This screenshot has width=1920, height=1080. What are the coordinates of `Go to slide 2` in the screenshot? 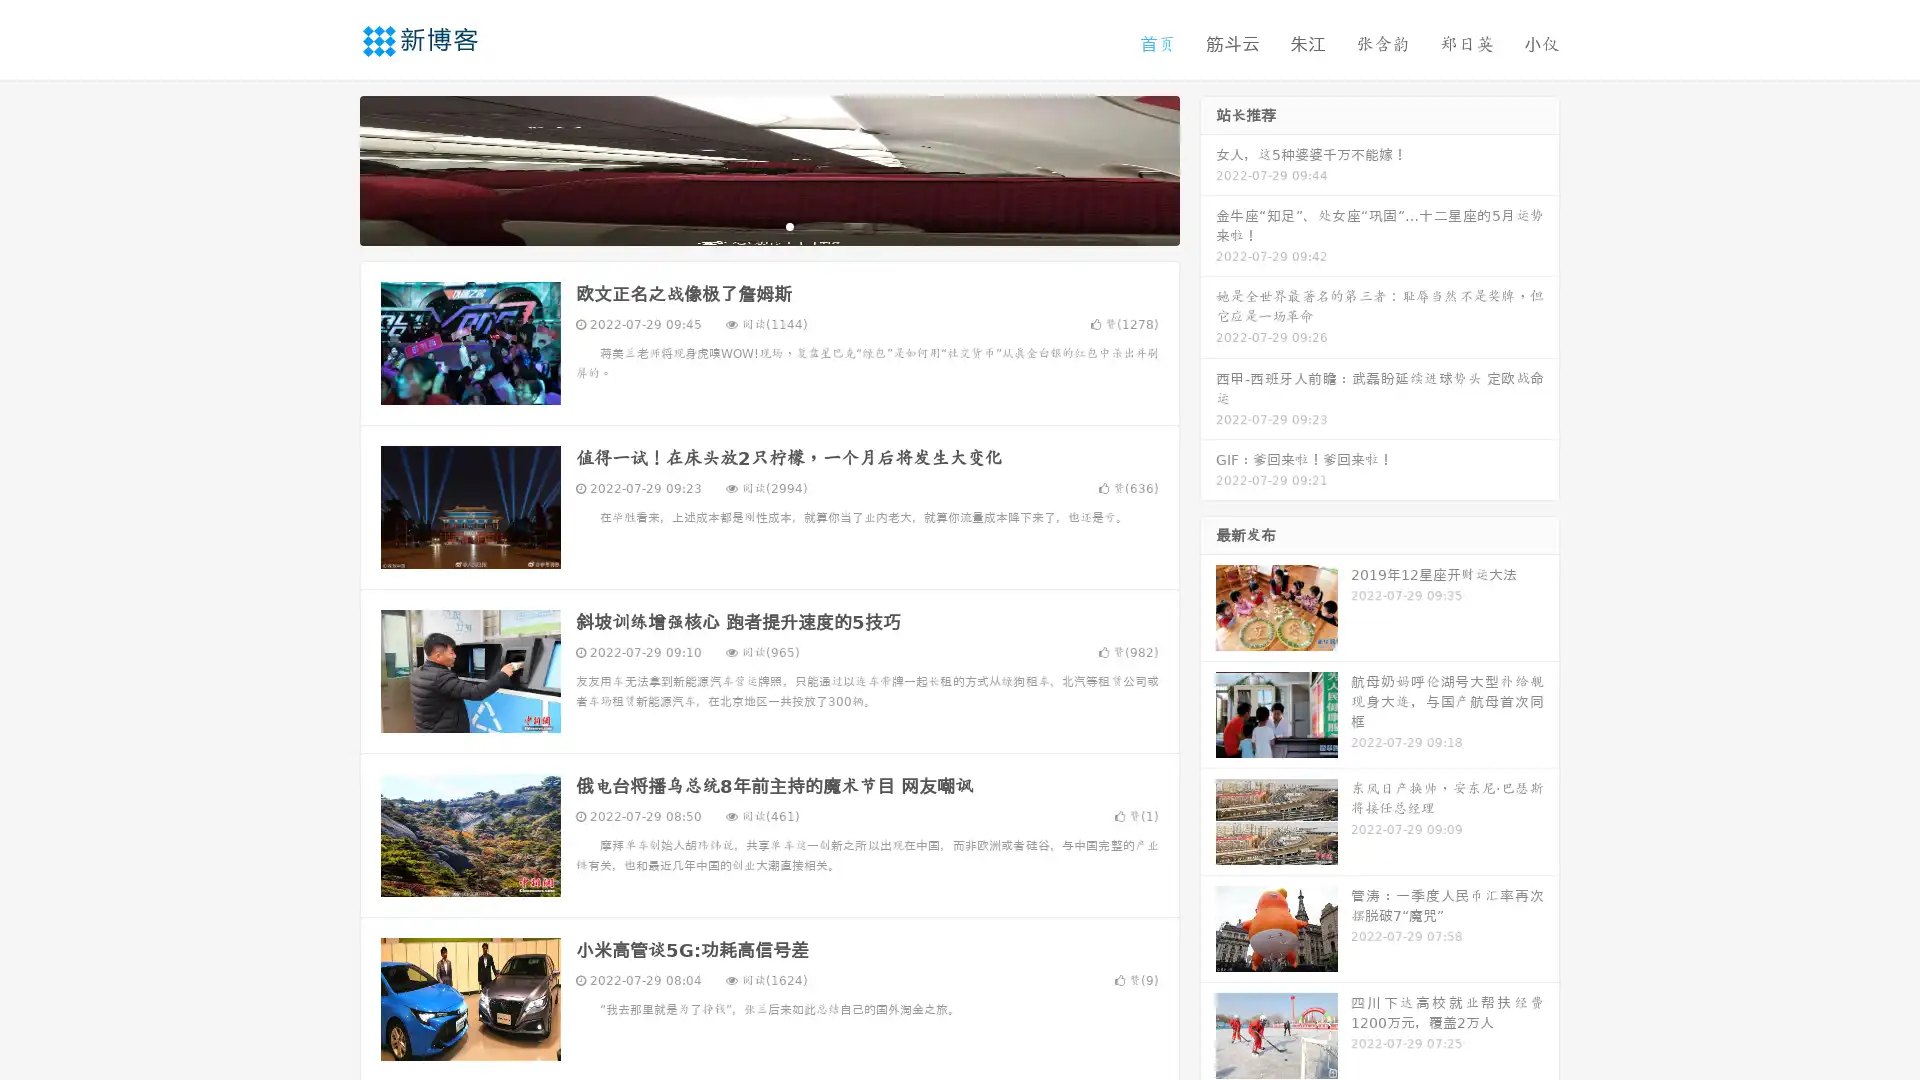 It's located at (768, 225).